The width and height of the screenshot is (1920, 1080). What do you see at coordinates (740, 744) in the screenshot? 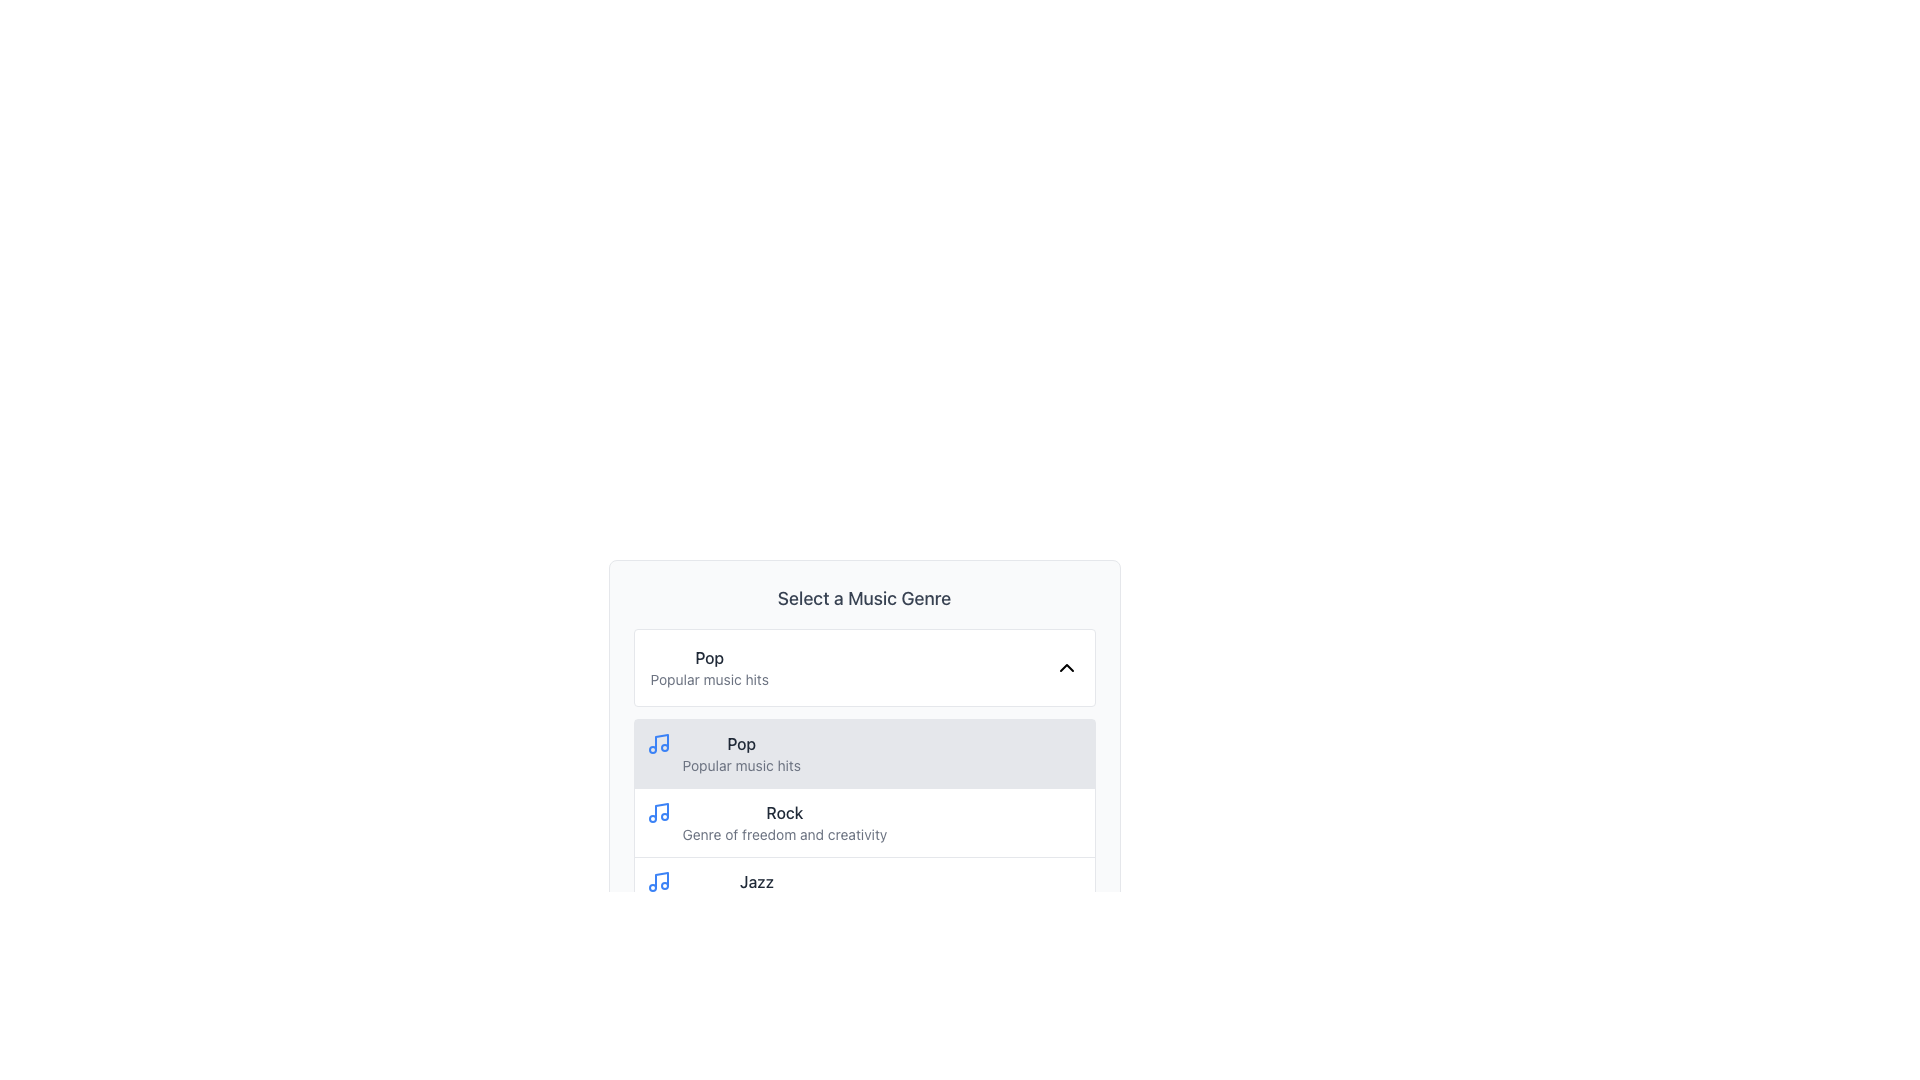
I see `text label 'Pop' which is styled in medium-weight font with dark gray color, located in a light gray background box, part of the genre selection list under the heading 'Select a Music Genre.'` at bounding box center [740, 744].